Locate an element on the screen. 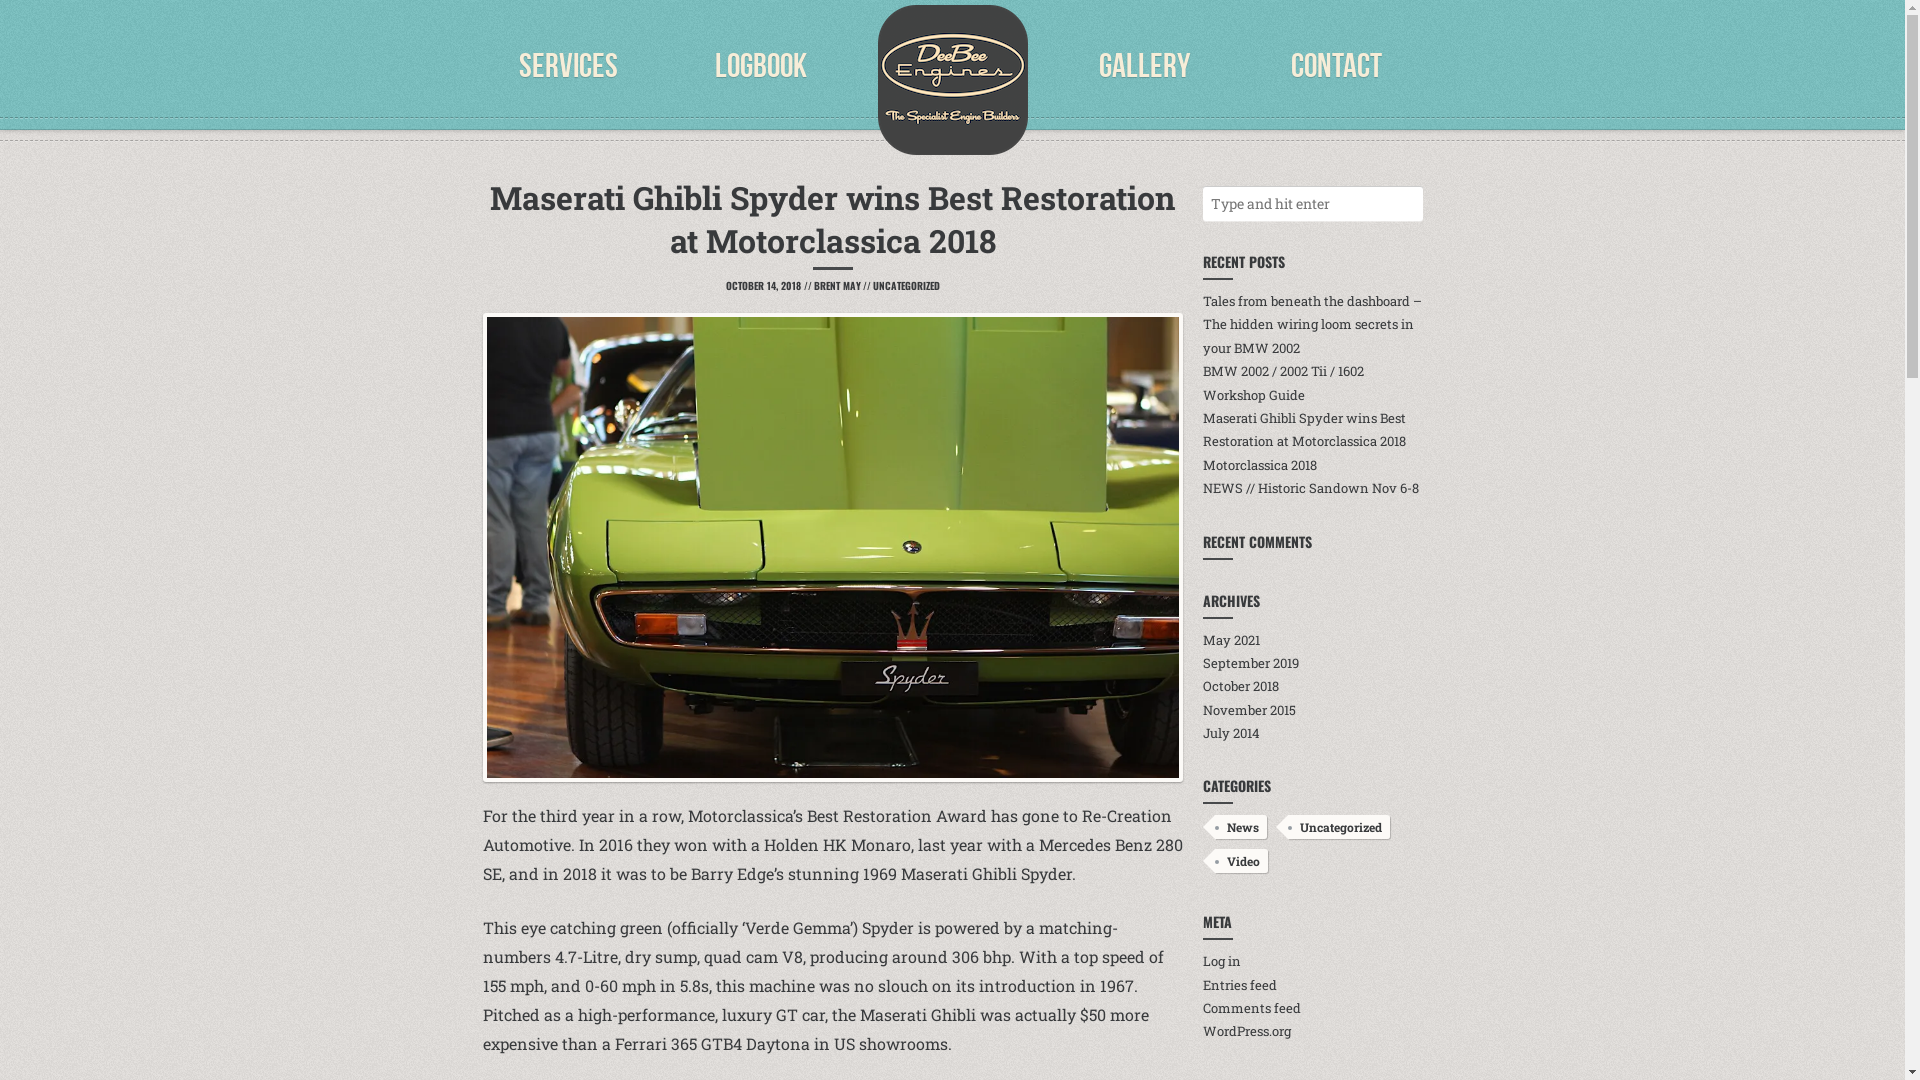 The width and height of the screenshot is (1920, 1080). 'News' is located at coordinates (1238, 826).